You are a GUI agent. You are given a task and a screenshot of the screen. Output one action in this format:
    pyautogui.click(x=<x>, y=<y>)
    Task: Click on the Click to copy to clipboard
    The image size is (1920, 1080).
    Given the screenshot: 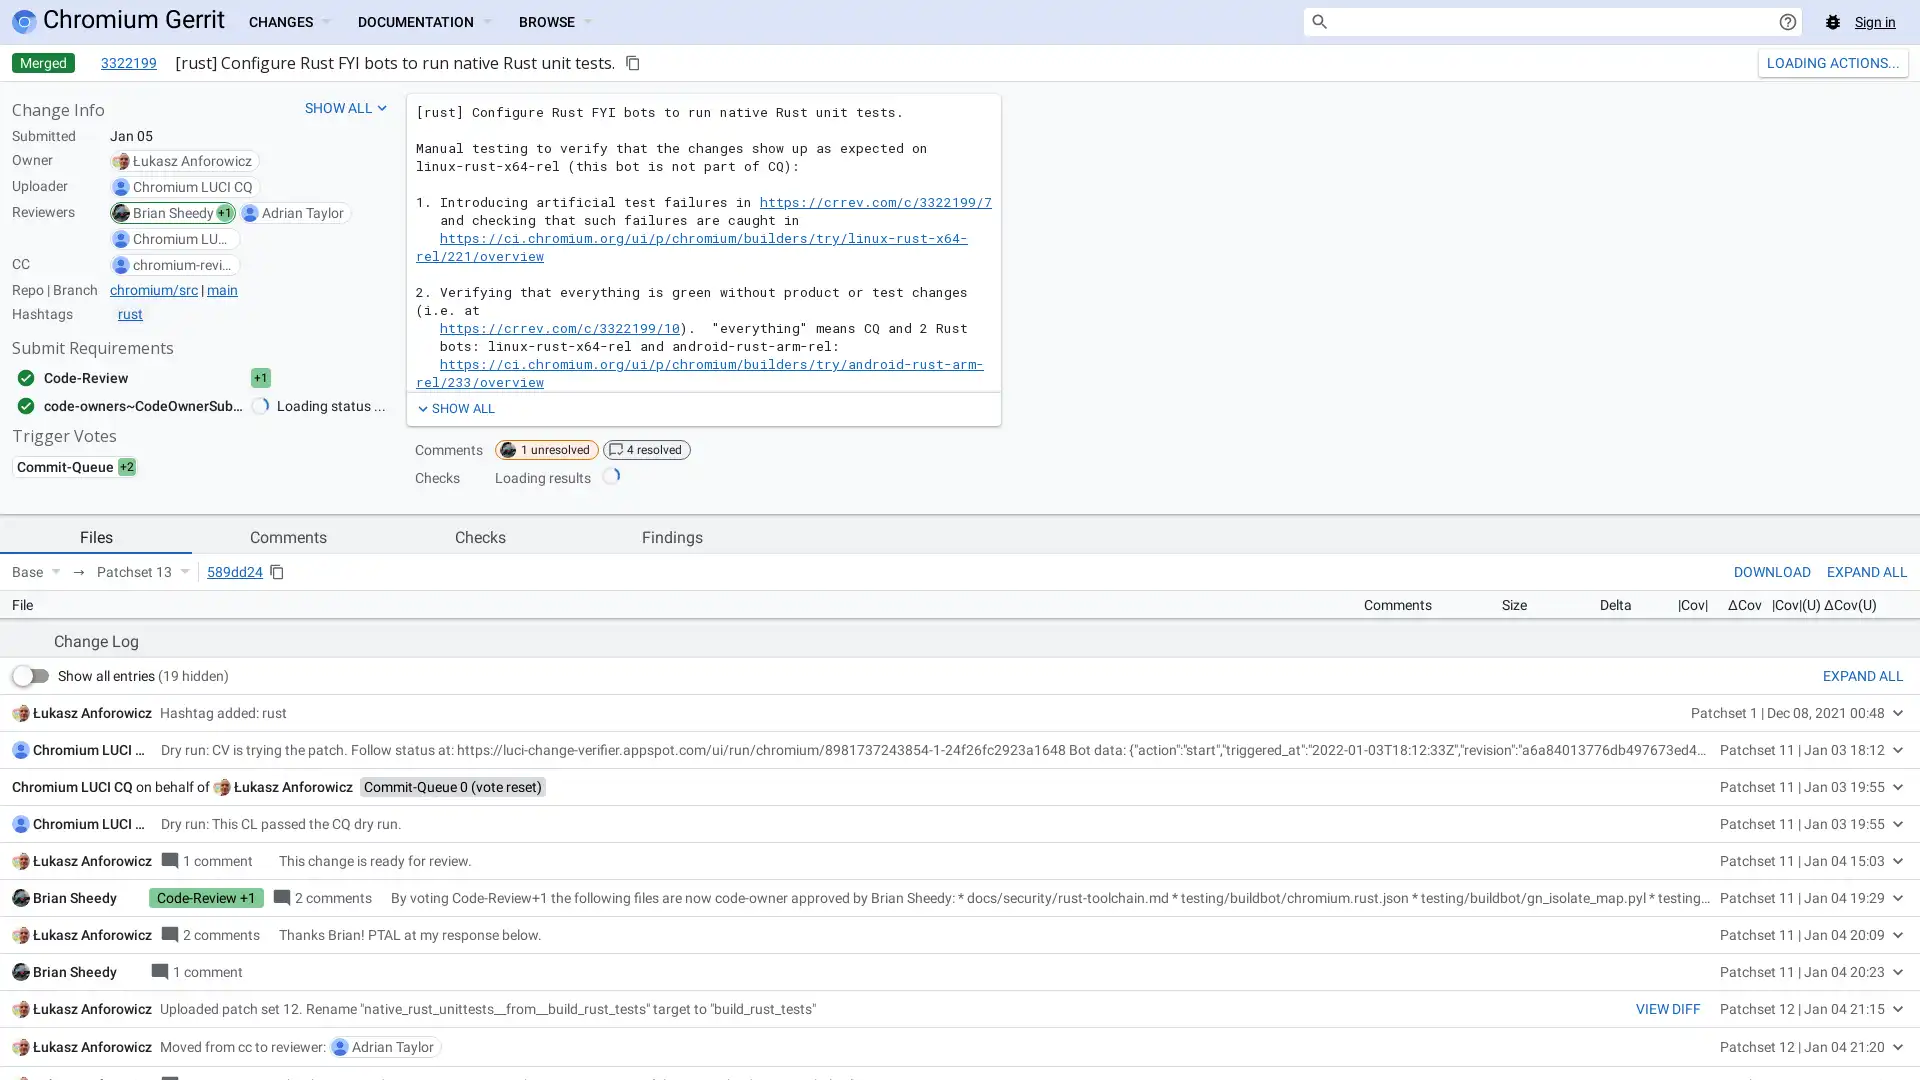 What is the action you would take?
    pyautogui.click(x=276, y=571)
    